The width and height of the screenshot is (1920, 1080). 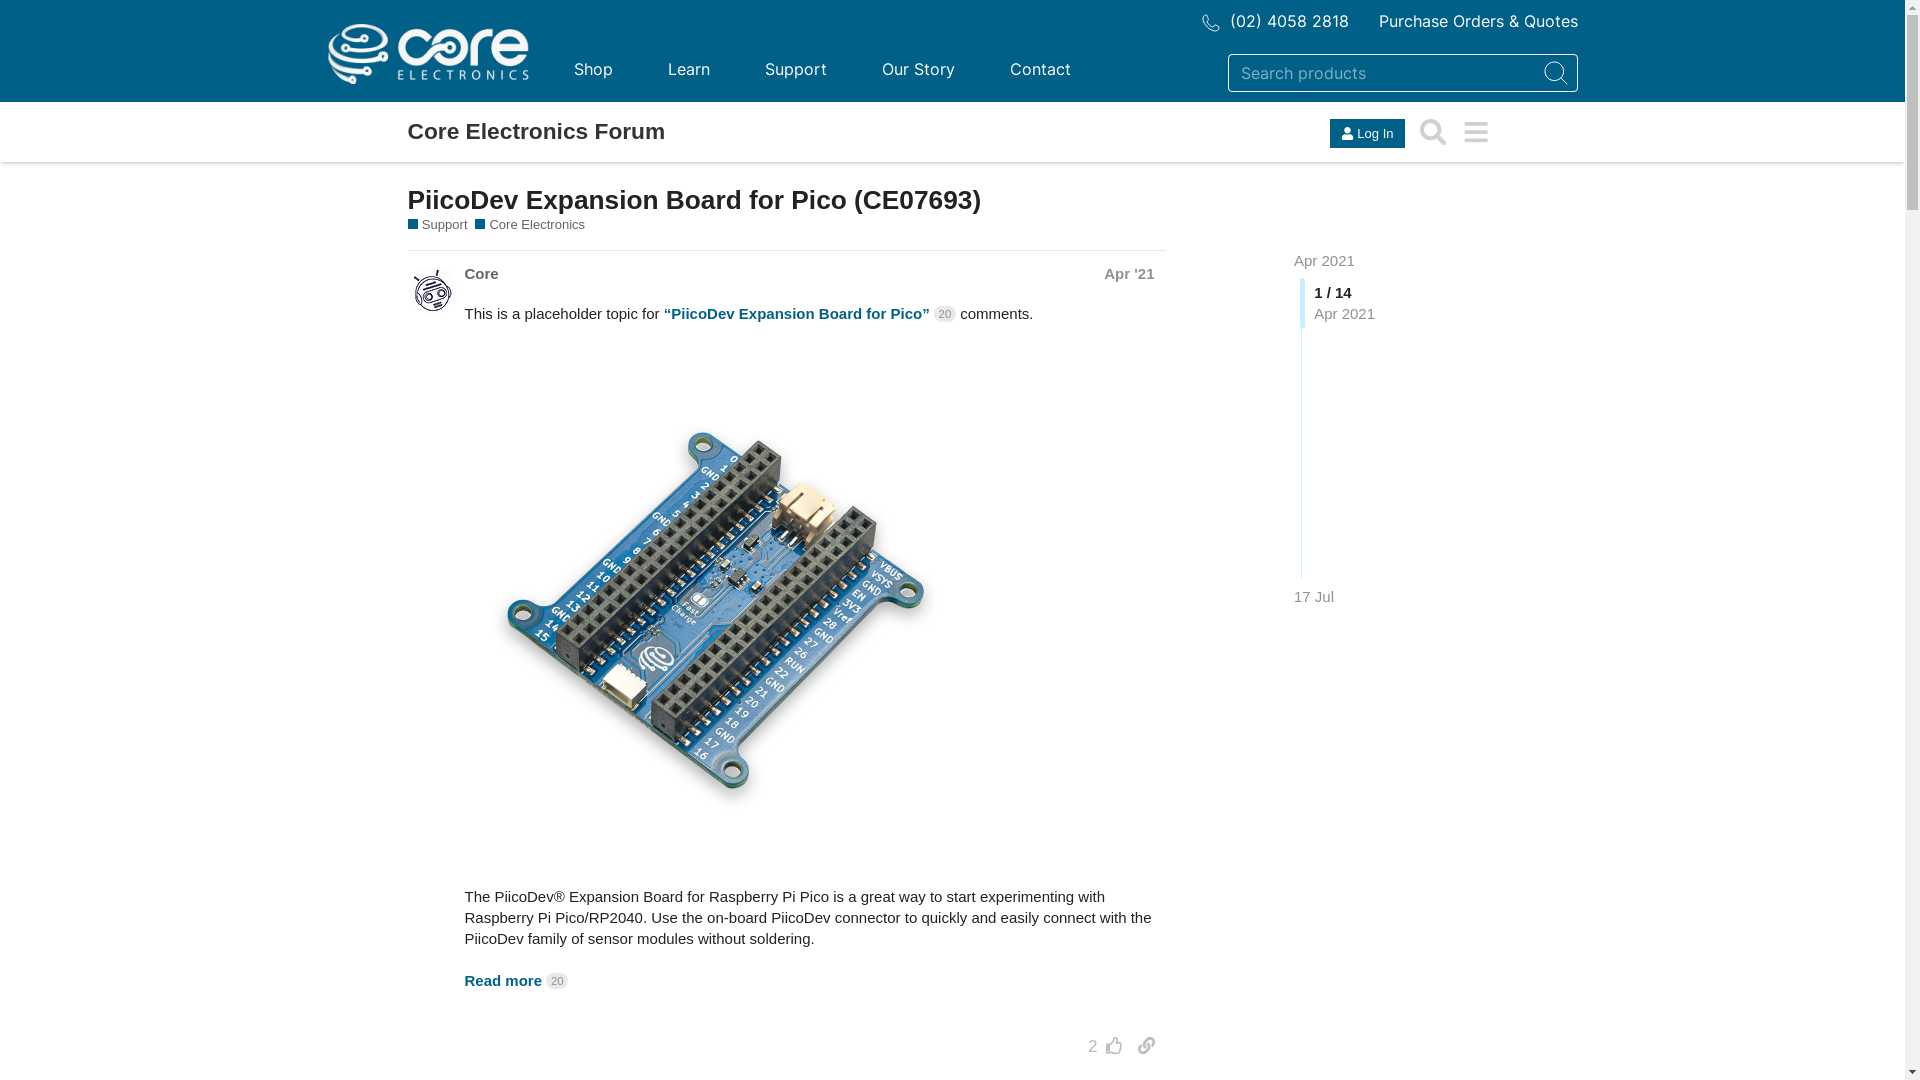 What do you see at coordinates (983, 68) in the screenshot?
I see `'Contact'` at bounding box center [983, 68].